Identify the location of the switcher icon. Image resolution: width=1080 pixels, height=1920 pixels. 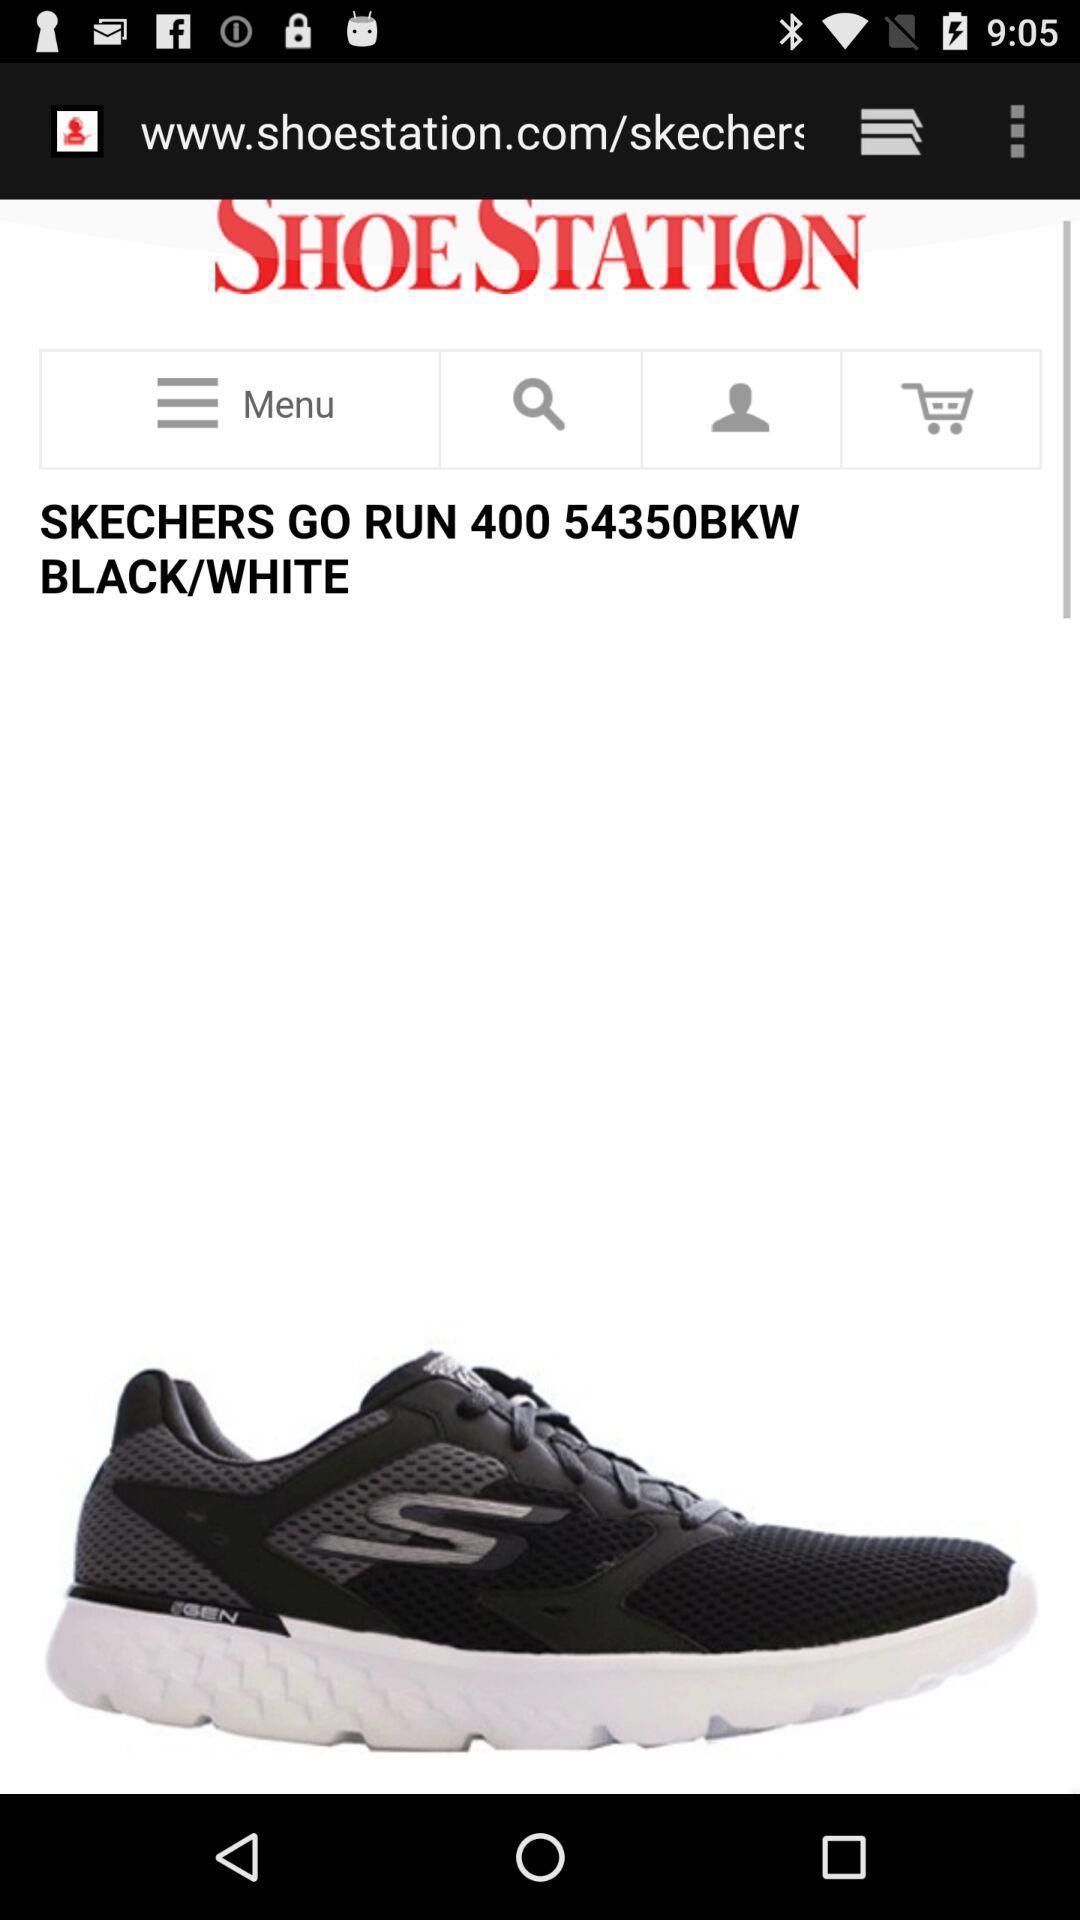
(890, 139).